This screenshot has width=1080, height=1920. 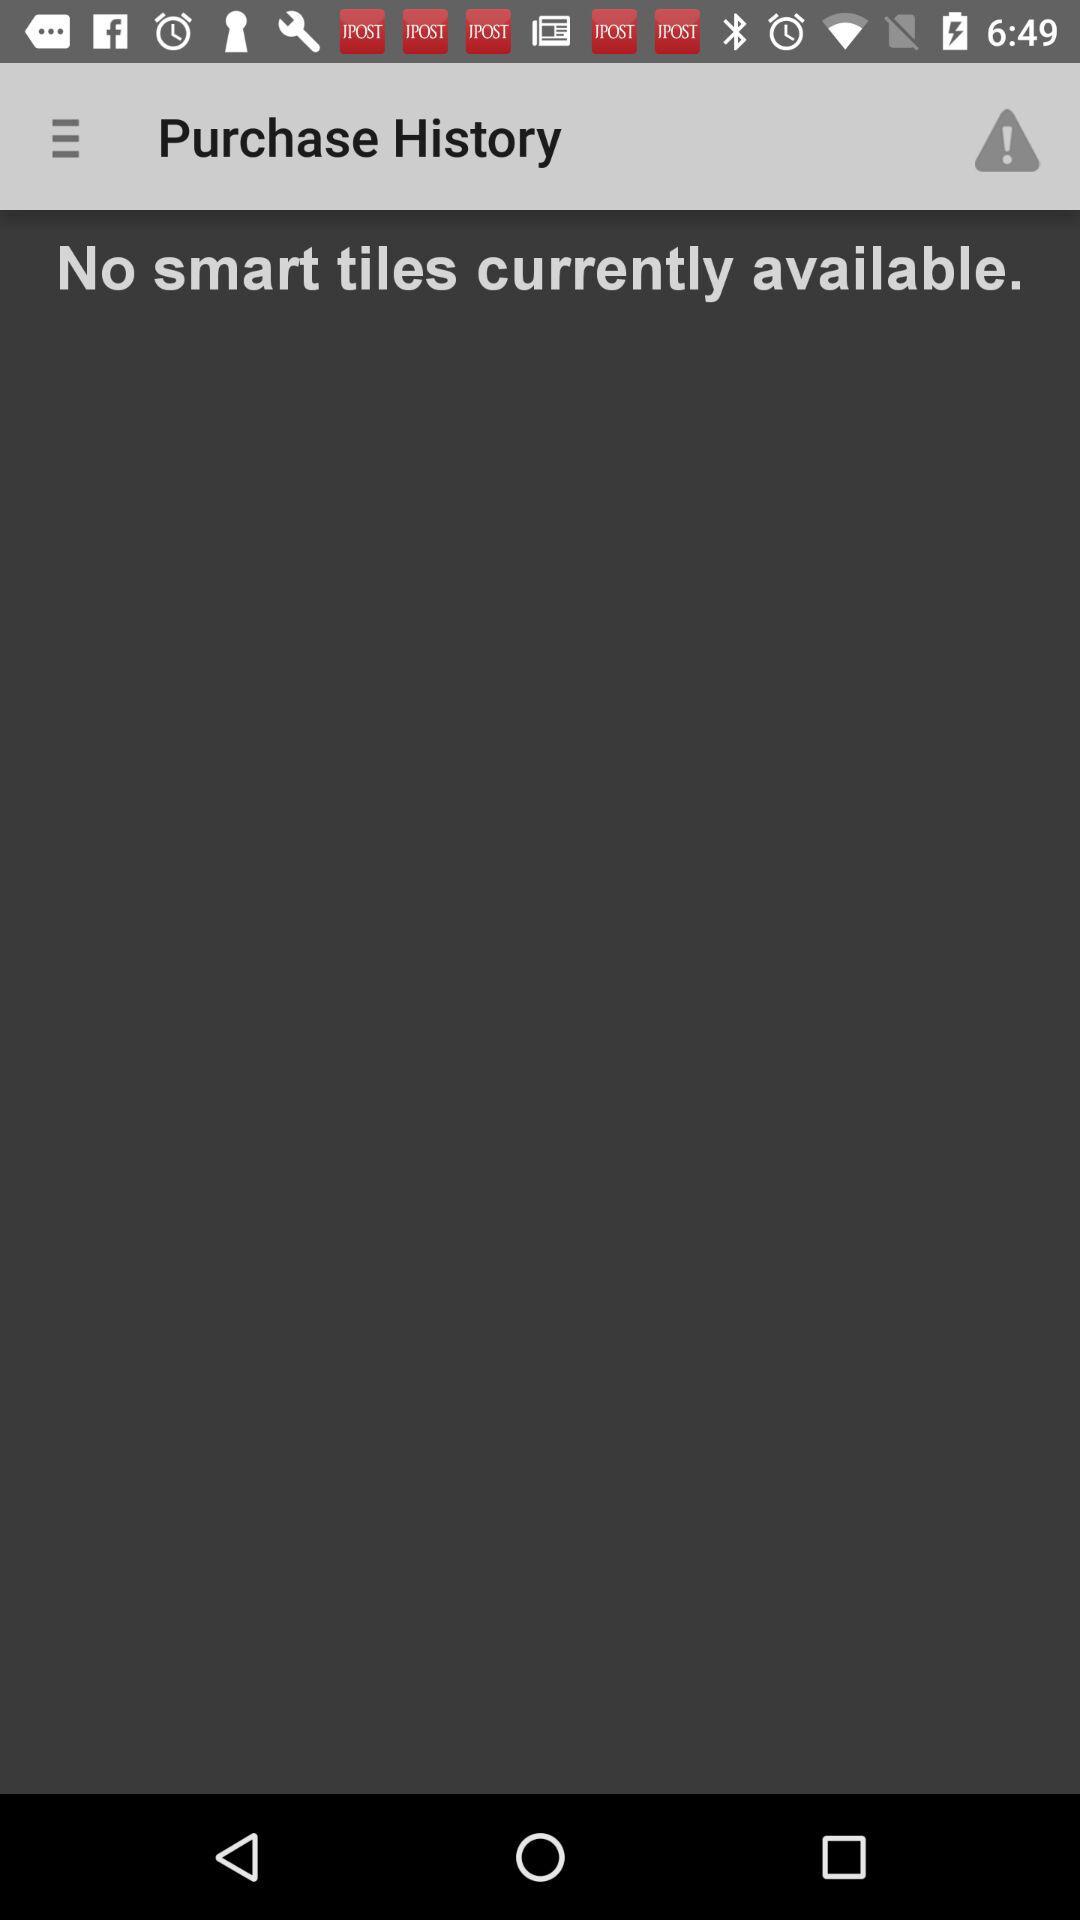 What do you see at coordinates (72, 135) in the screenshot?
I see `the icon next to the purchase history app` at bounding box center [72, 135].